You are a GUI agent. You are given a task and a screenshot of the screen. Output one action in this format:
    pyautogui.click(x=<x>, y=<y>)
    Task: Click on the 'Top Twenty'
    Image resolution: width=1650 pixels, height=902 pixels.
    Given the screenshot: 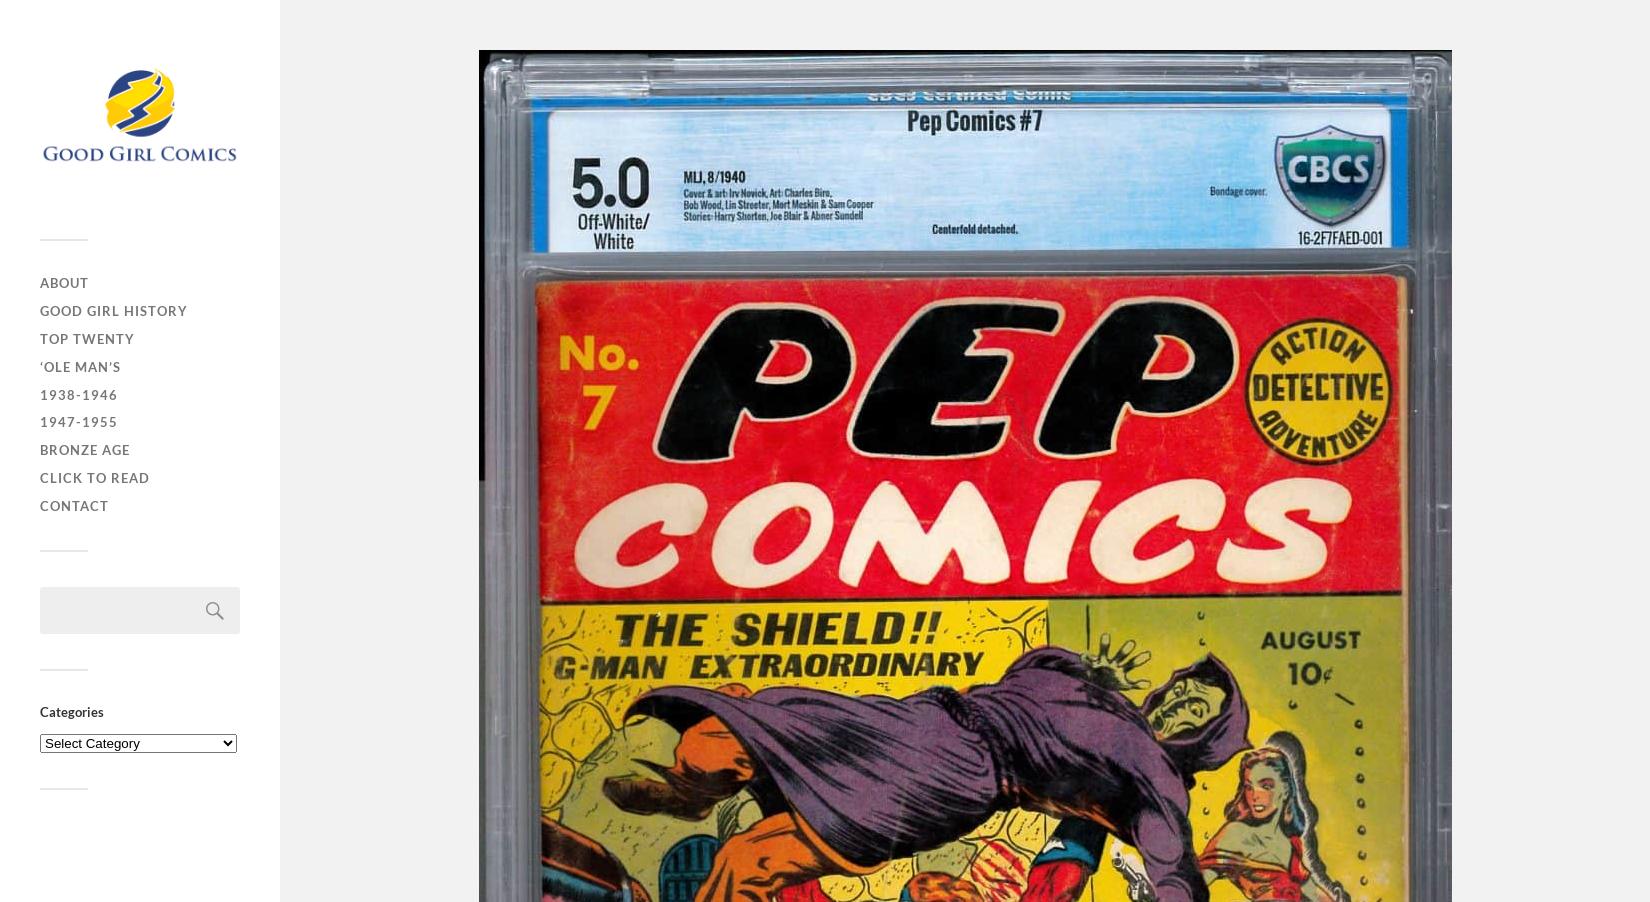 What is the action you would take?
    pyautogui.click(x=39, y=336)
    